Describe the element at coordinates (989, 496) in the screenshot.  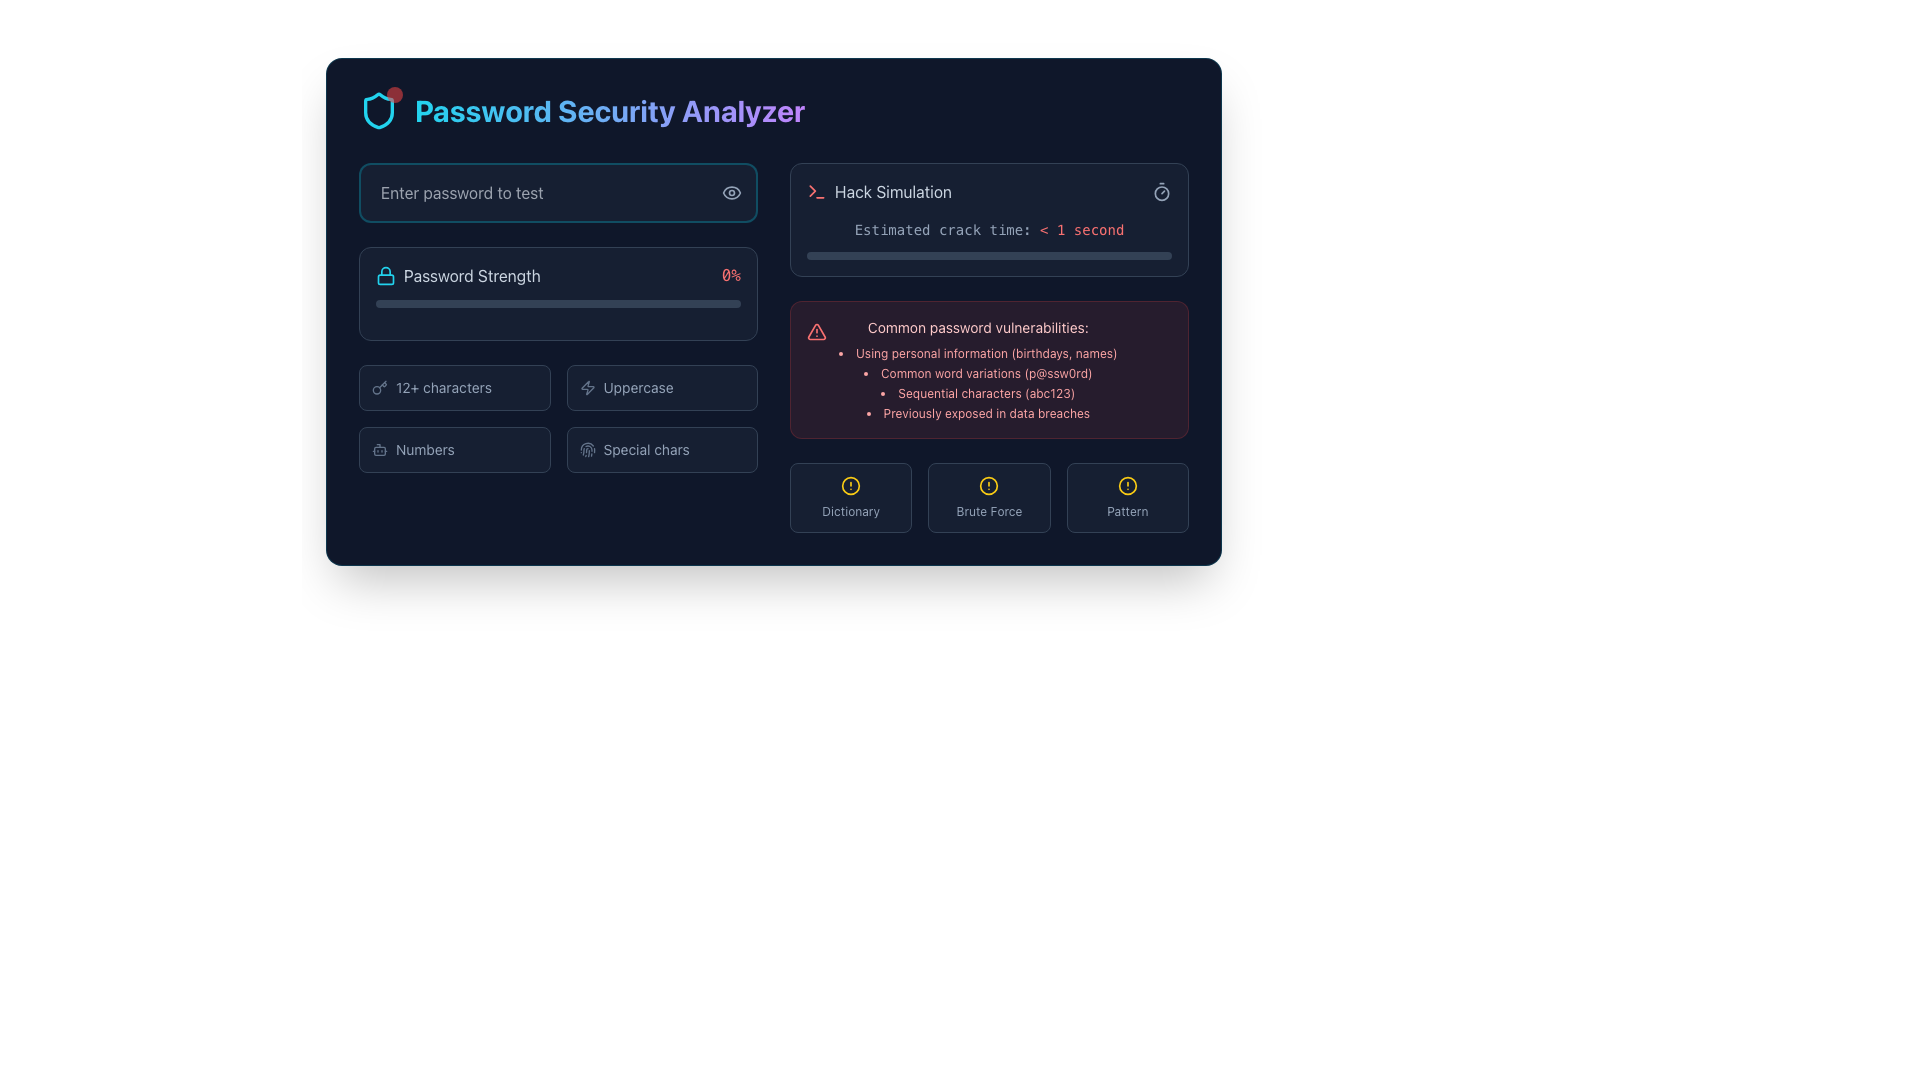
I see `the 'Brute Force' button, which is the second button among three horizontally arranged buttons at the bottom of the panel` at that location.